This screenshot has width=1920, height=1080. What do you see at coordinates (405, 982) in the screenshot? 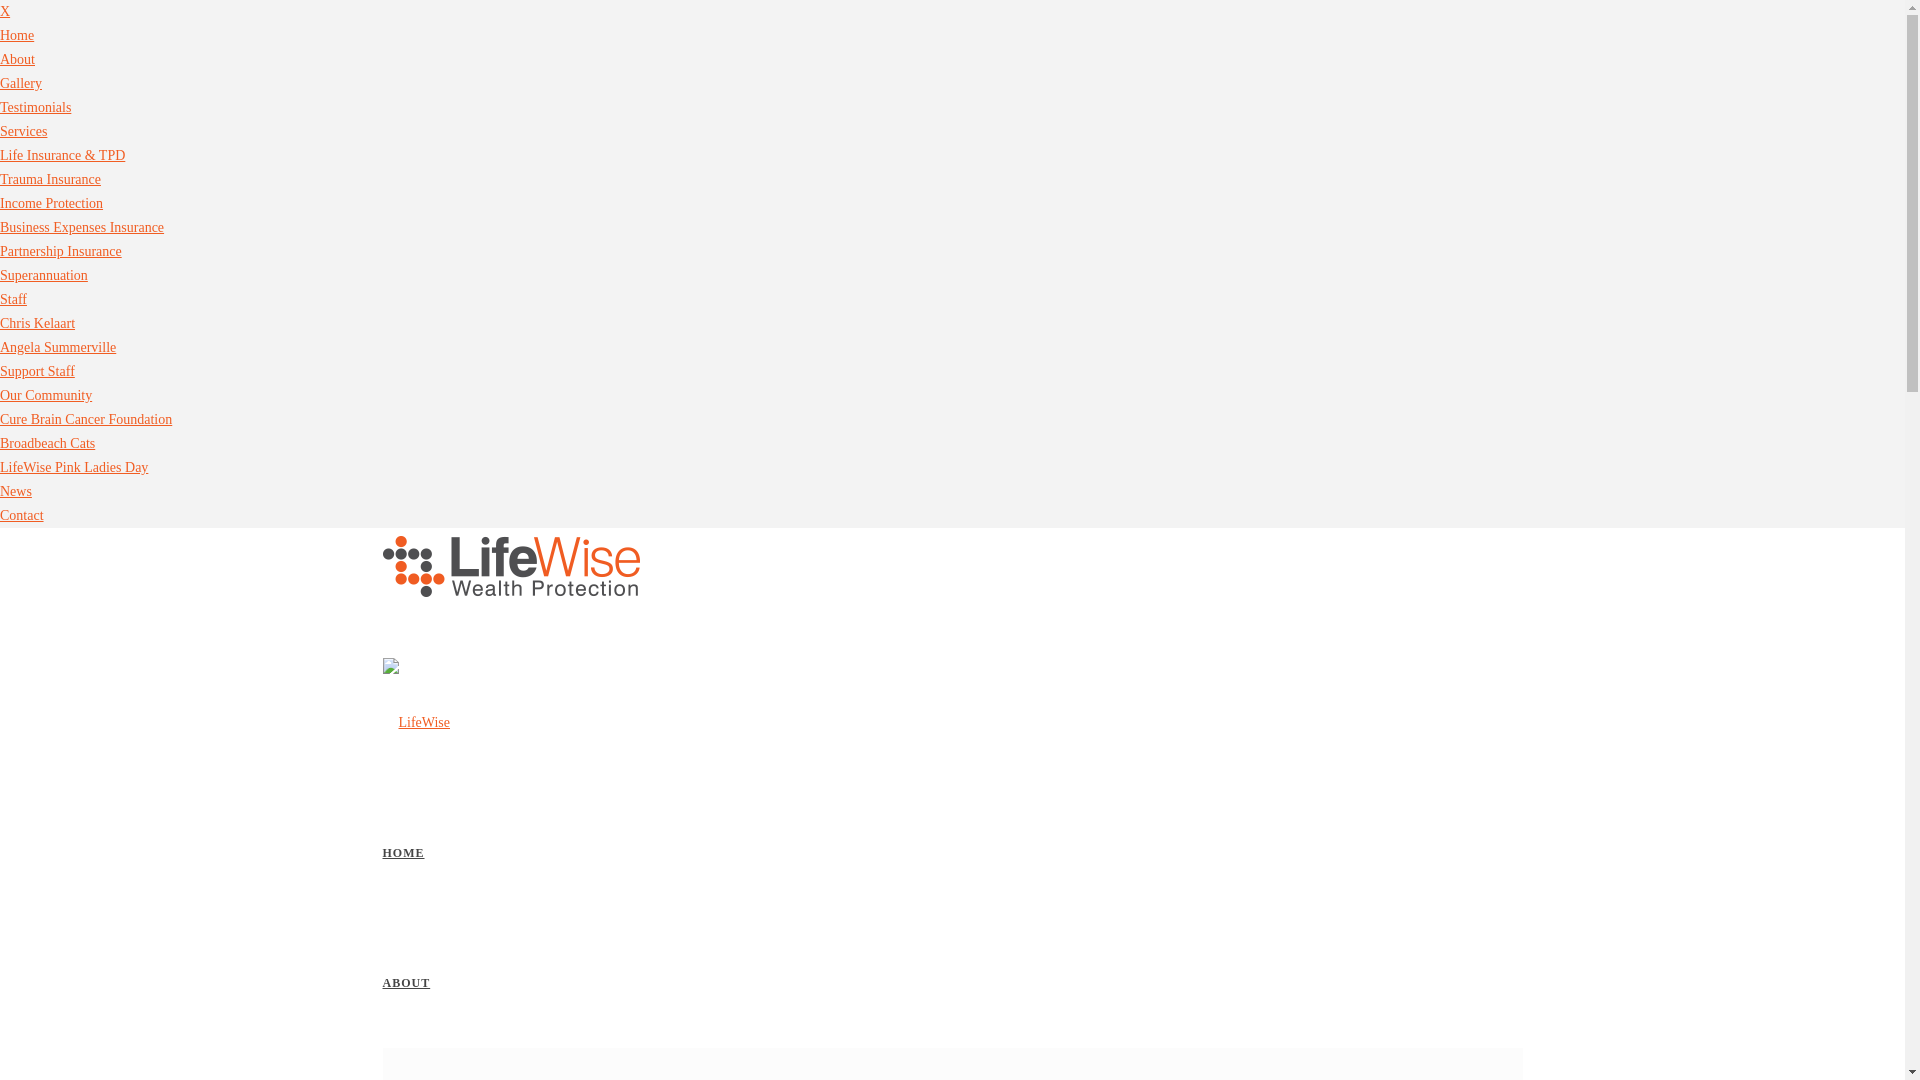
I see `'ABOUT'` at bounding box center [405, 982].